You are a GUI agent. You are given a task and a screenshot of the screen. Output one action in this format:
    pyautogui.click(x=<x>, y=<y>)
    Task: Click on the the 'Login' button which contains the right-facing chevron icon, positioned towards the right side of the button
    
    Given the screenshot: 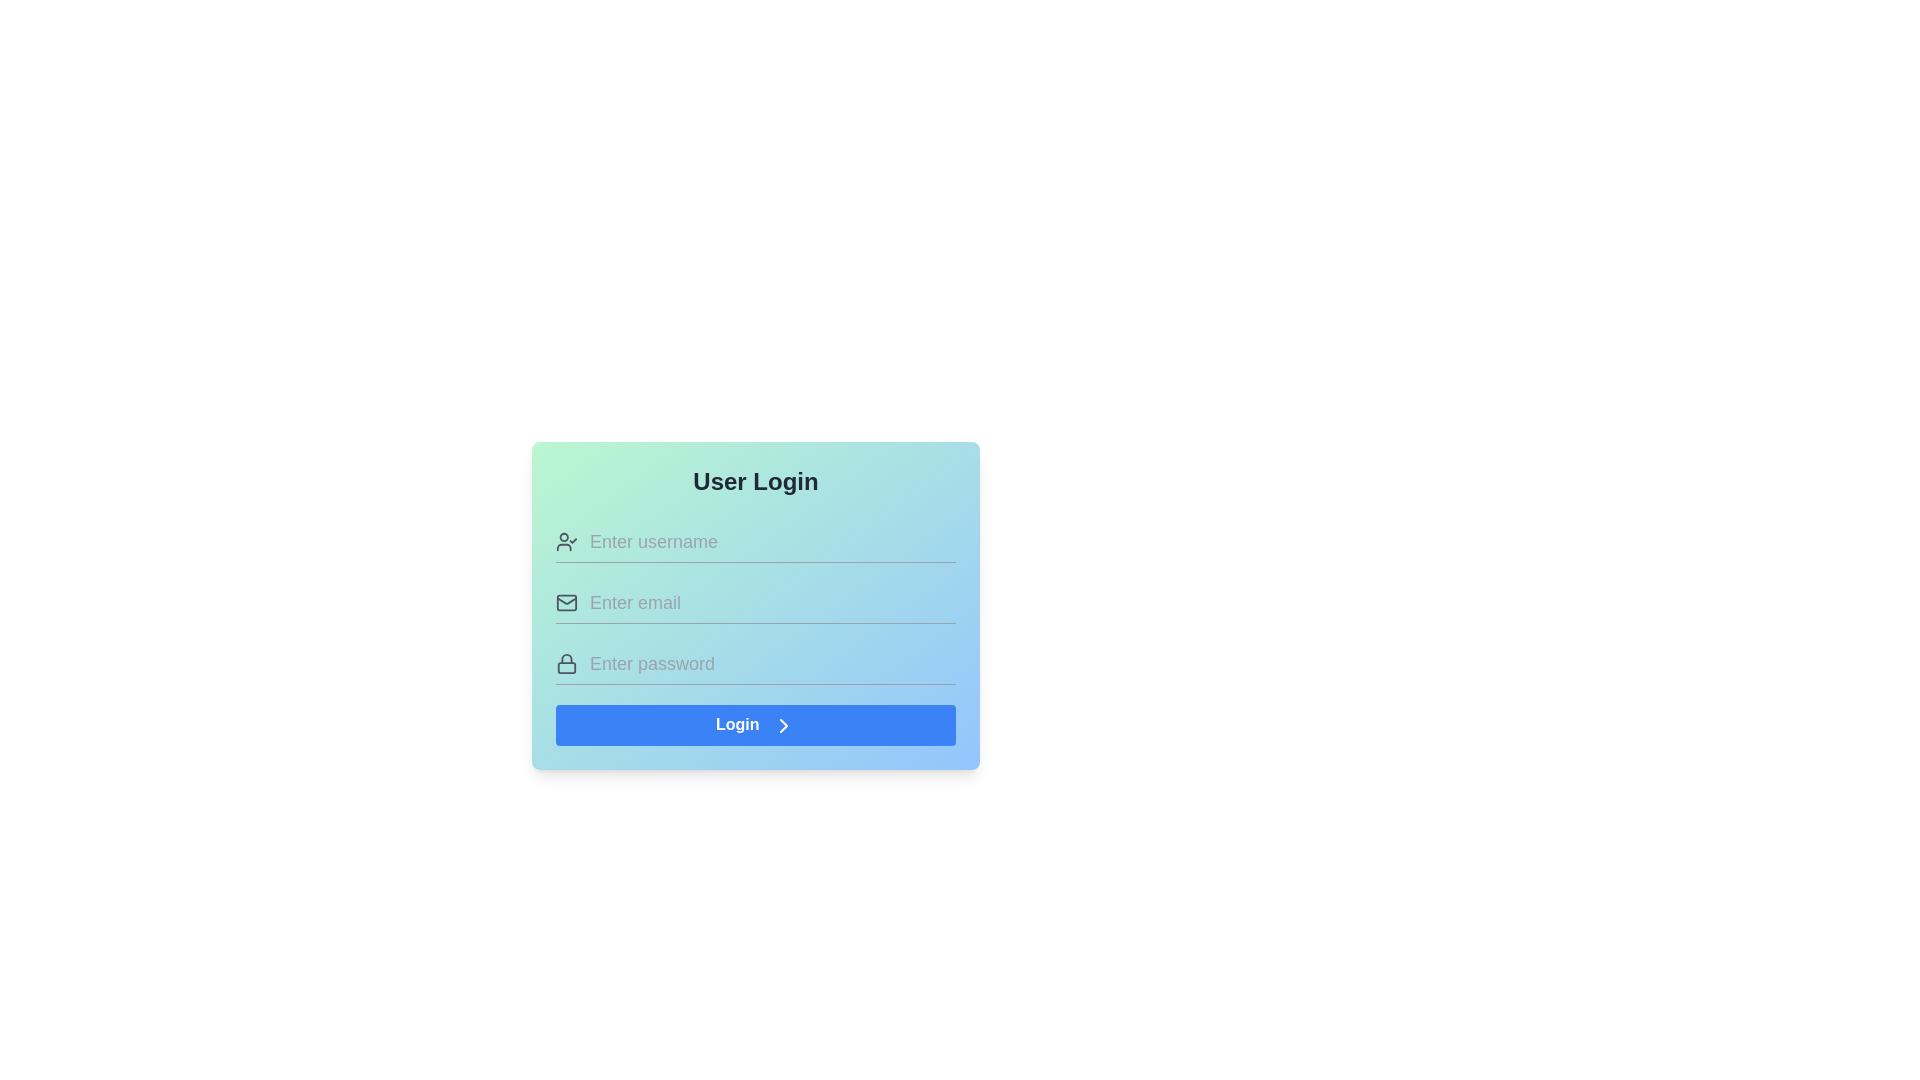 What is the action you would take?
    pyautogui.click(x=782, y=725)
    